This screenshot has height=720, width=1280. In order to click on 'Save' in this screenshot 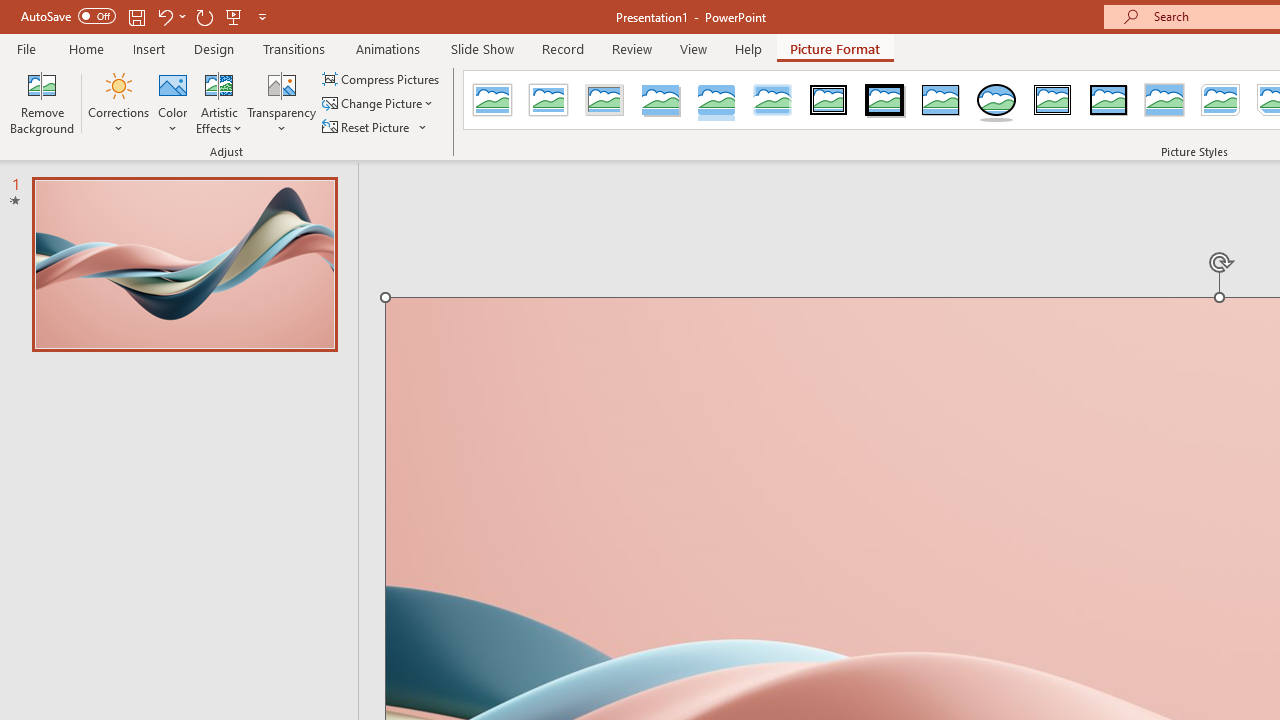, I will do `click(135, 16)`.